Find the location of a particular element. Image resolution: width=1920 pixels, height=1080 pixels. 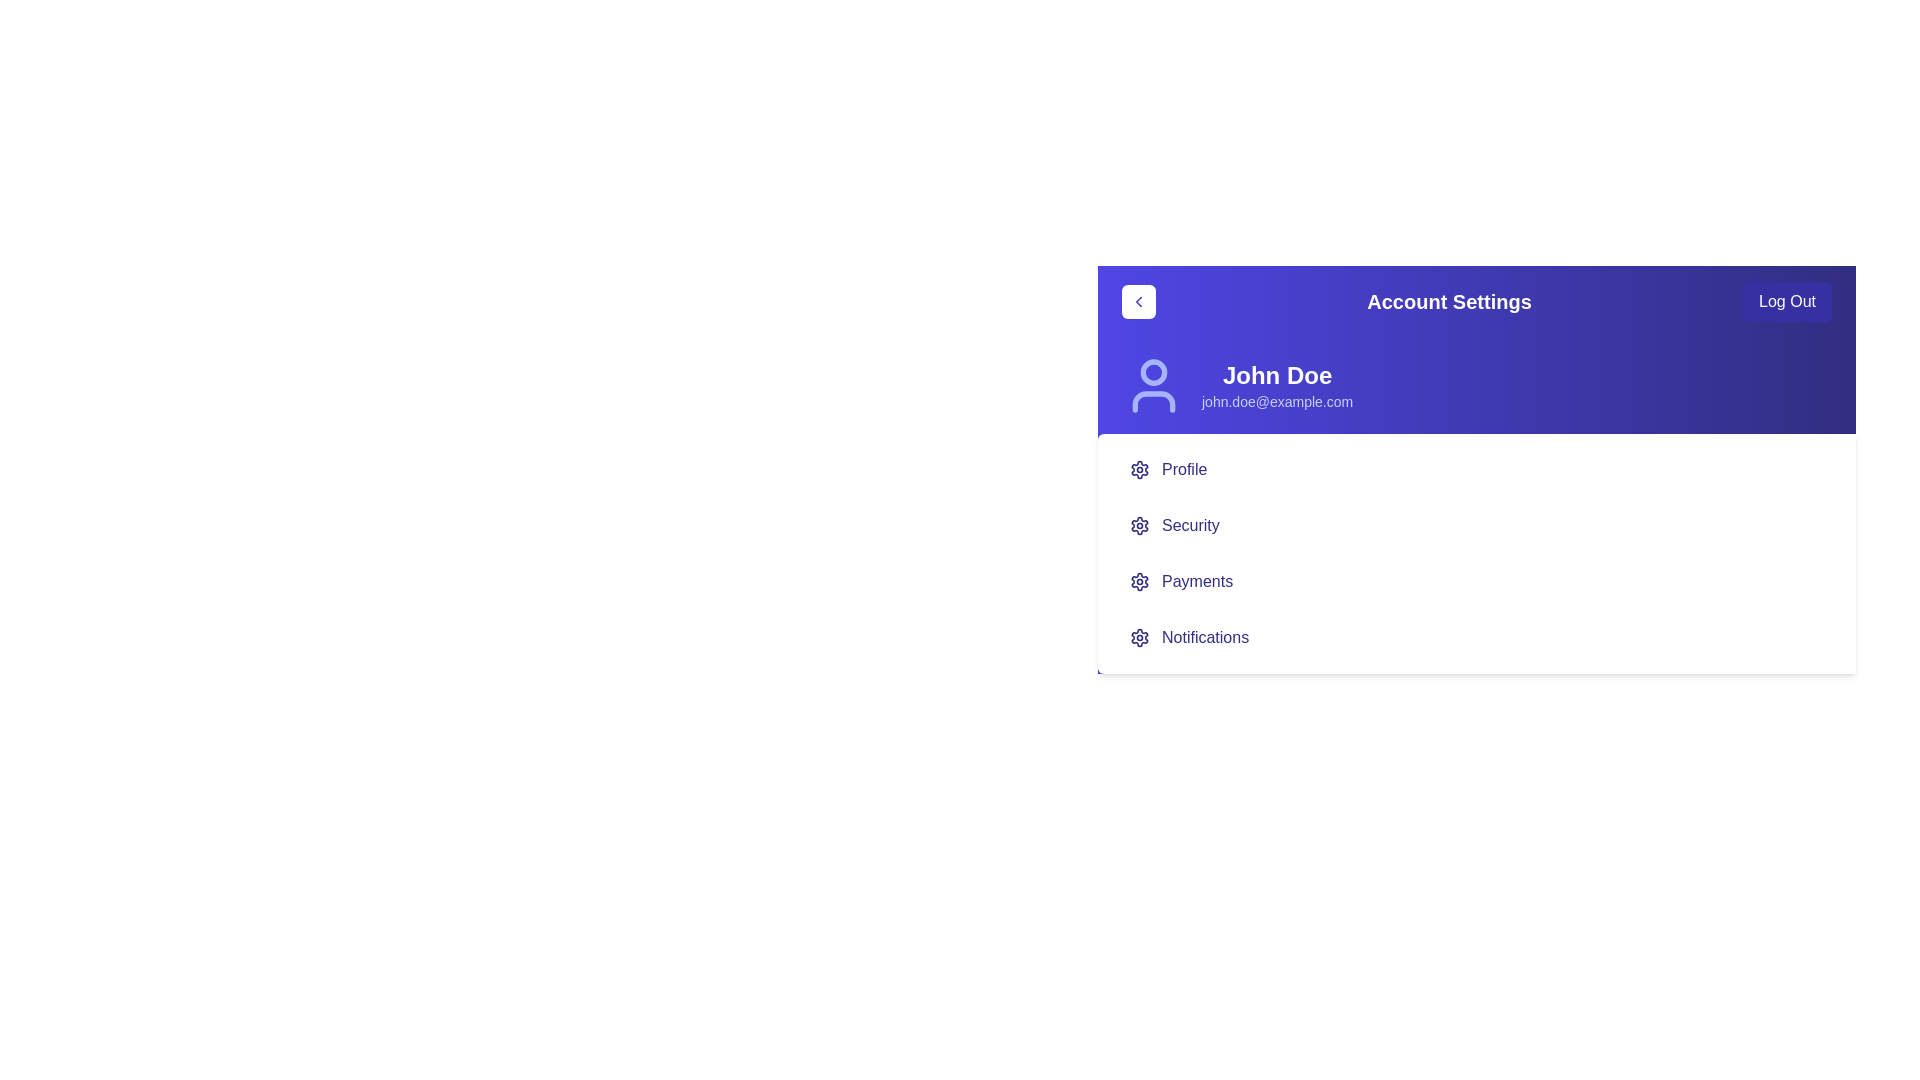

the 'Security' text label in the settings menu is located at coordinates (1190, 524).